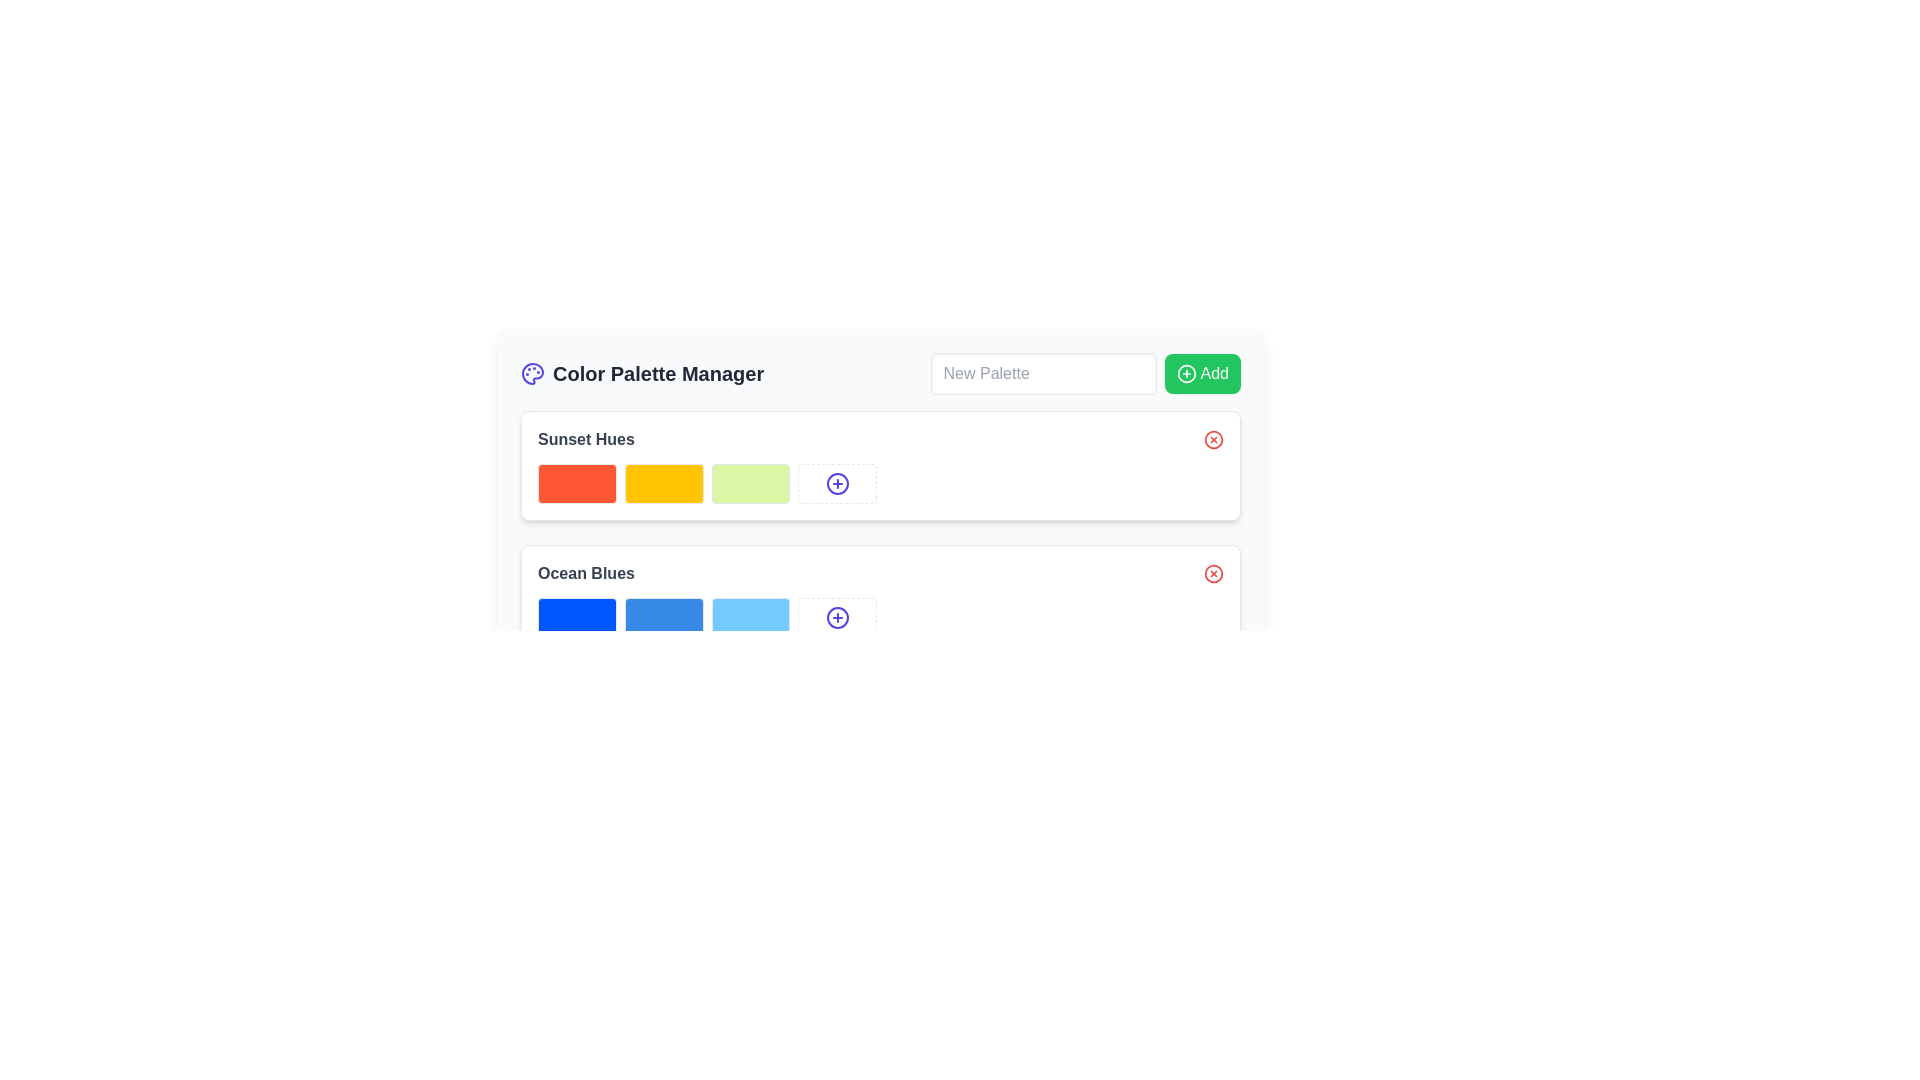 Image resolution: width=1920 pixels, height=1080 pixels. Describe the element at coordinates (576, 616) in the screenshot. I see `the first color swatch representing blue in the 'Ocean Blues' palette` at that location.